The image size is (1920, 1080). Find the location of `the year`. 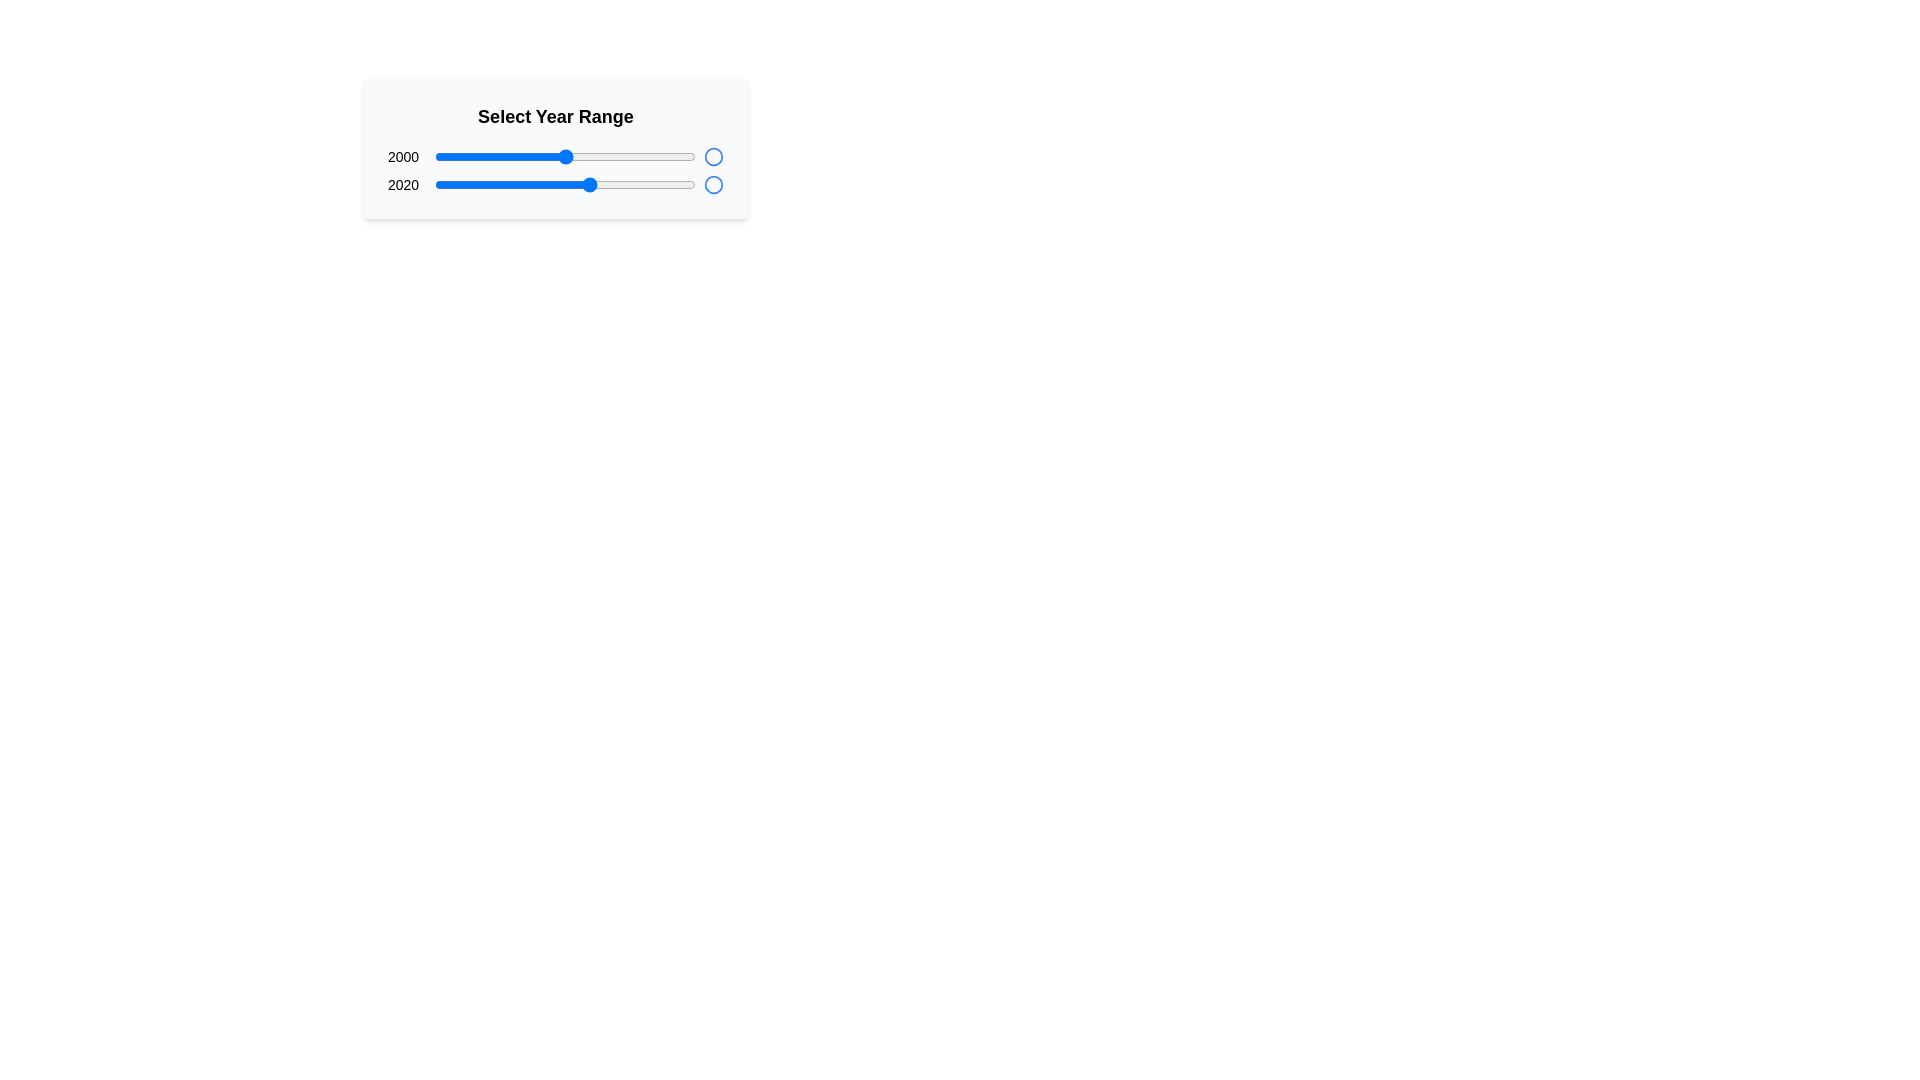

the year is located at coordinates (563, 156).